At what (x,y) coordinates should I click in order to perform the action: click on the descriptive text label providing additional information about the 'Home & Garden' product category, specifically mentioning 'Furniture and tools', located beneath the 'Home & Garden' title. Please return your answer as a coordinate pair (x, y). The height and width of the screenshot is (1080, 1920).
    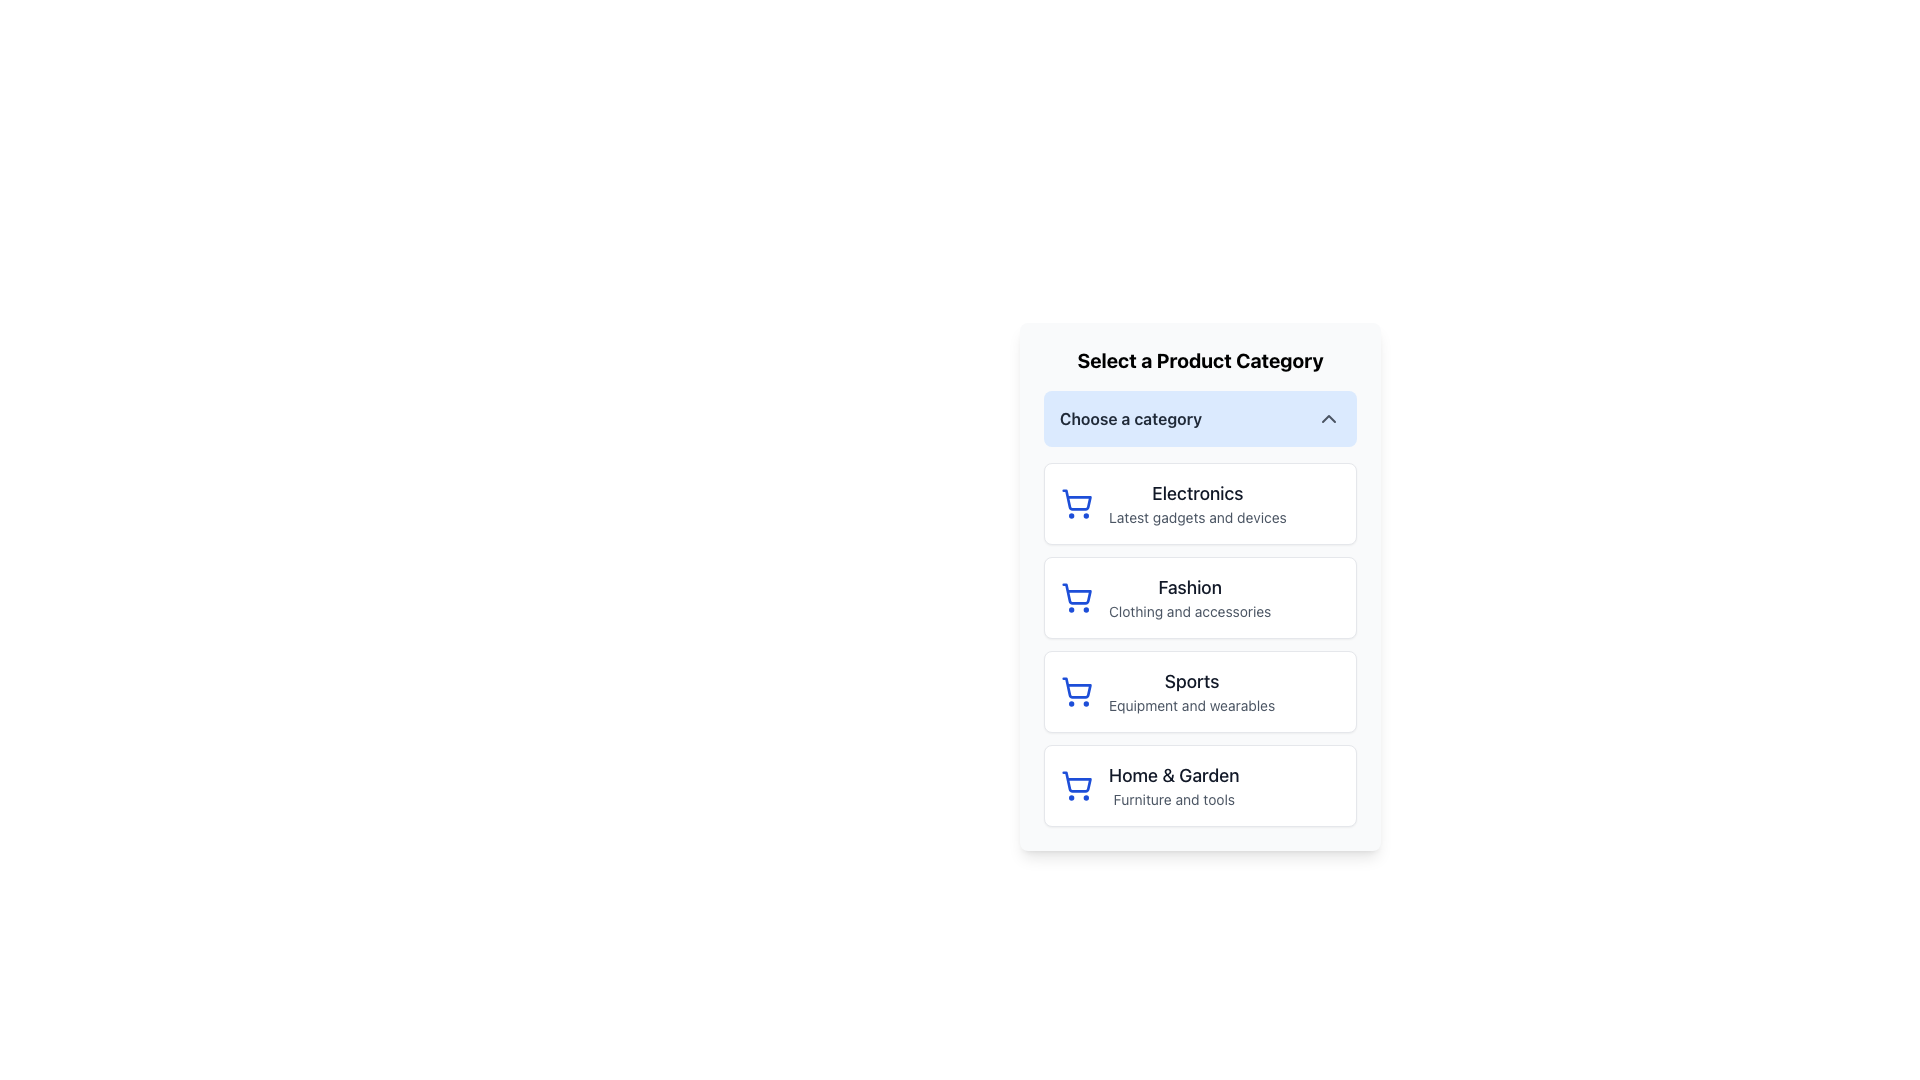
    Looking at the image, I should click on (1174, 798).